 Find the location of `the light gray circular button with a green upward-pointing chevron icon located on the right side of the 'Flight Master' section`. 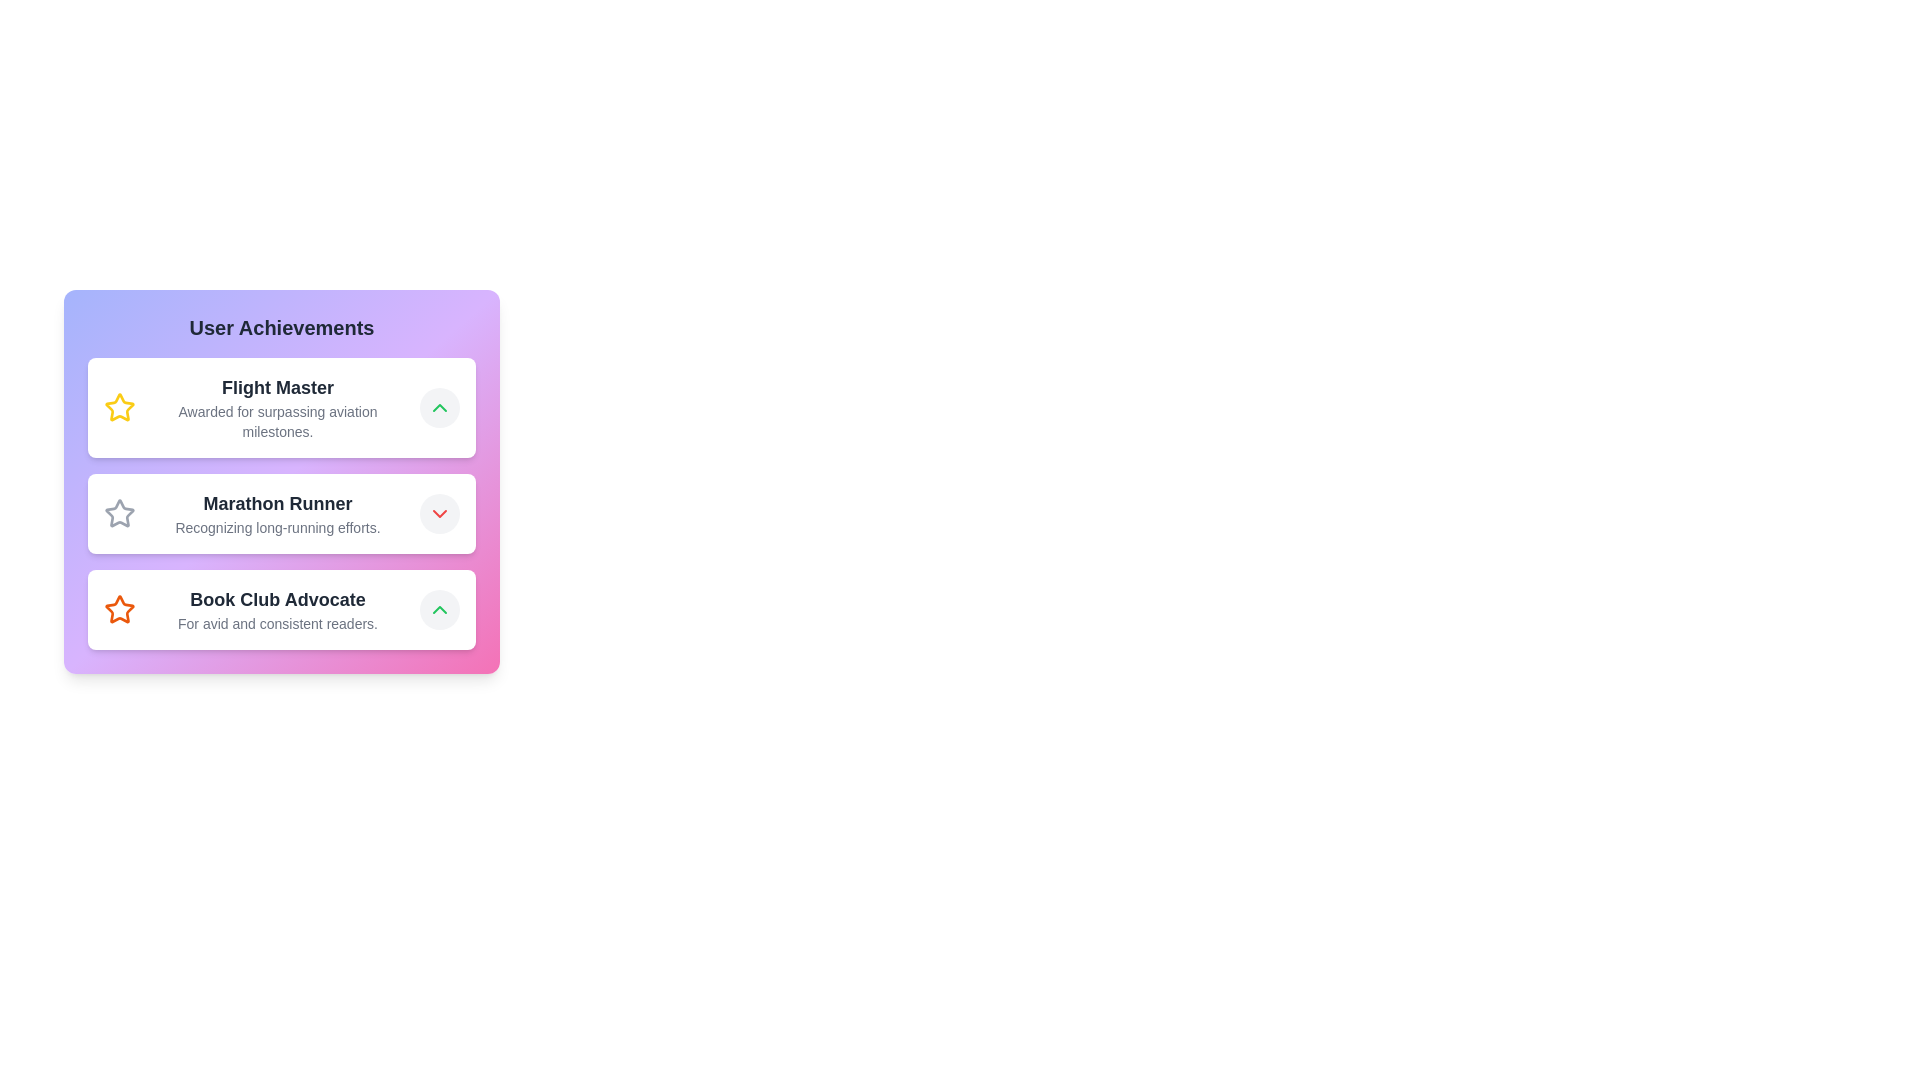

the light gray circular button with a green upward-pointing chevron icon located on the right side of the 'Flight Master' section is located at coordinates (439, 407).